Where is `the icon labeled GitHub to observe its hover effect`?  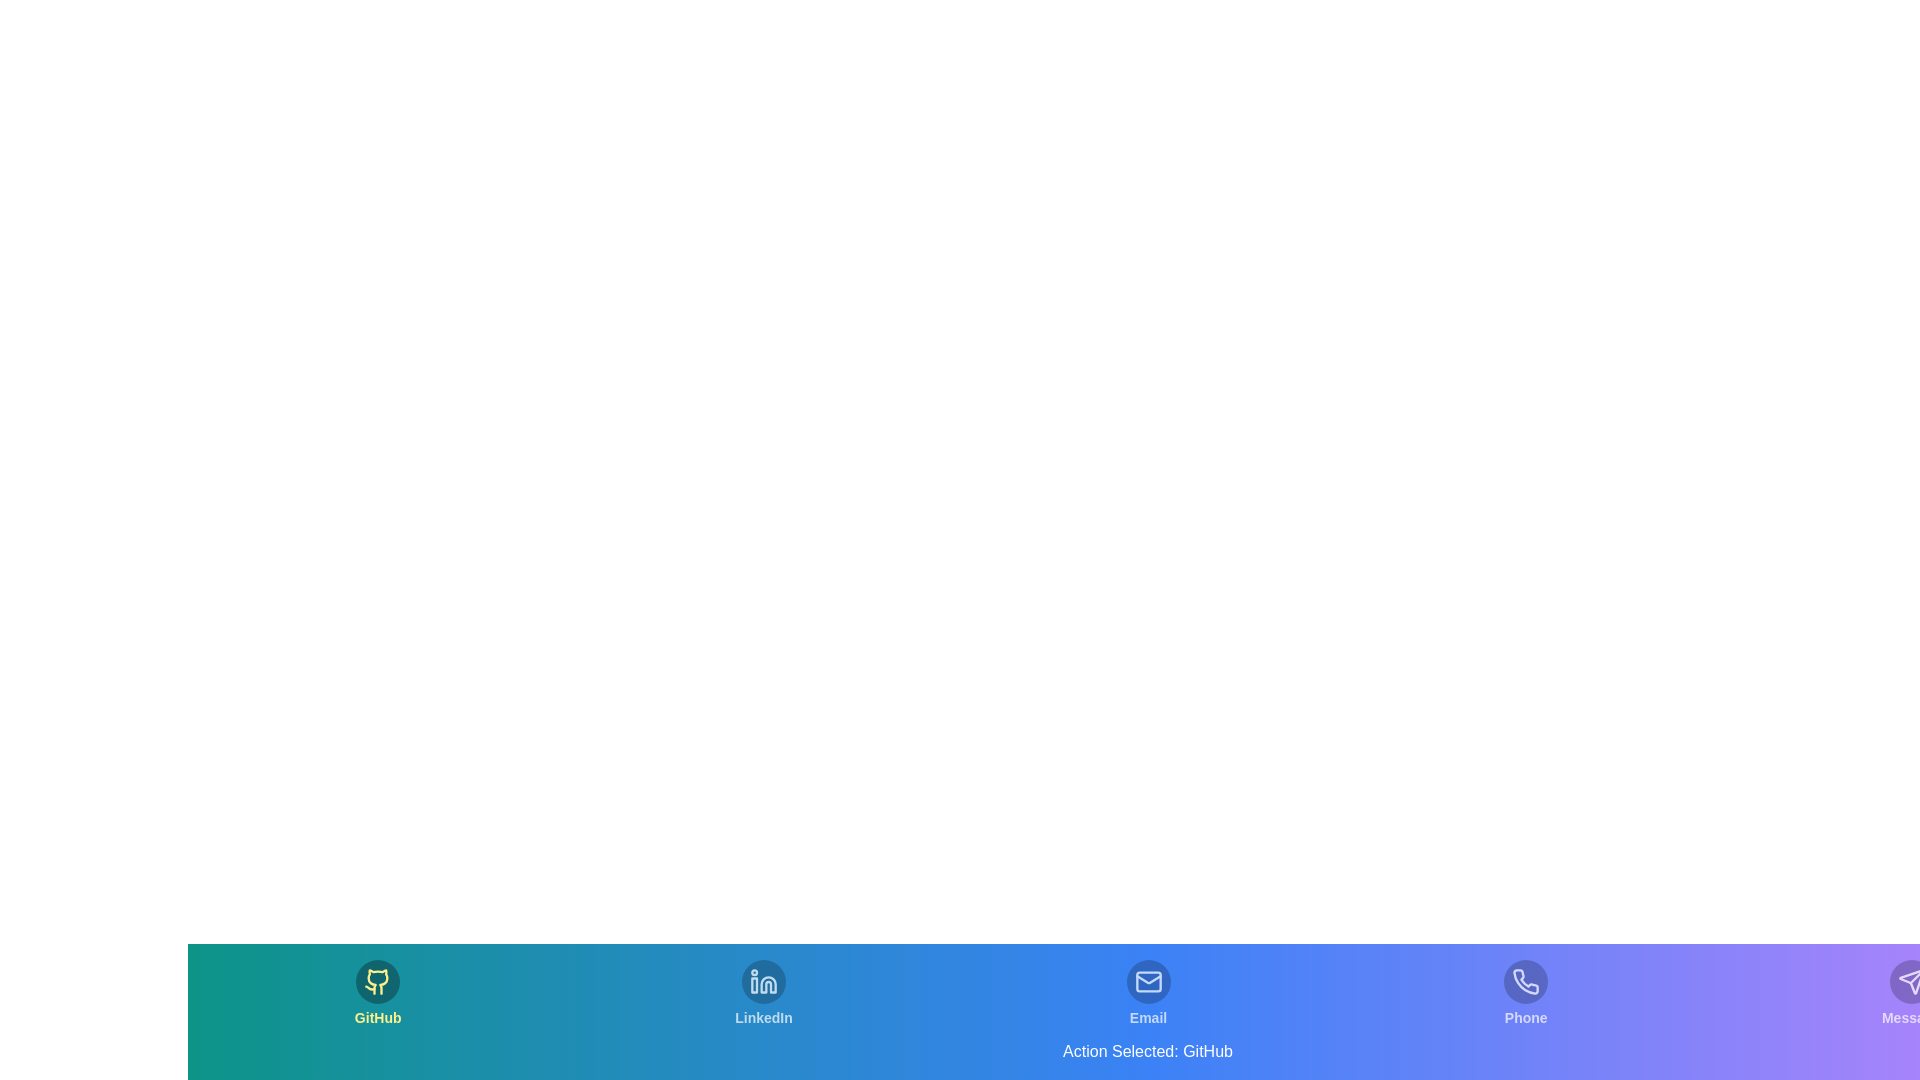 the icon labeled GitHub to observe its hover effect is located at coordinates (378, 994).